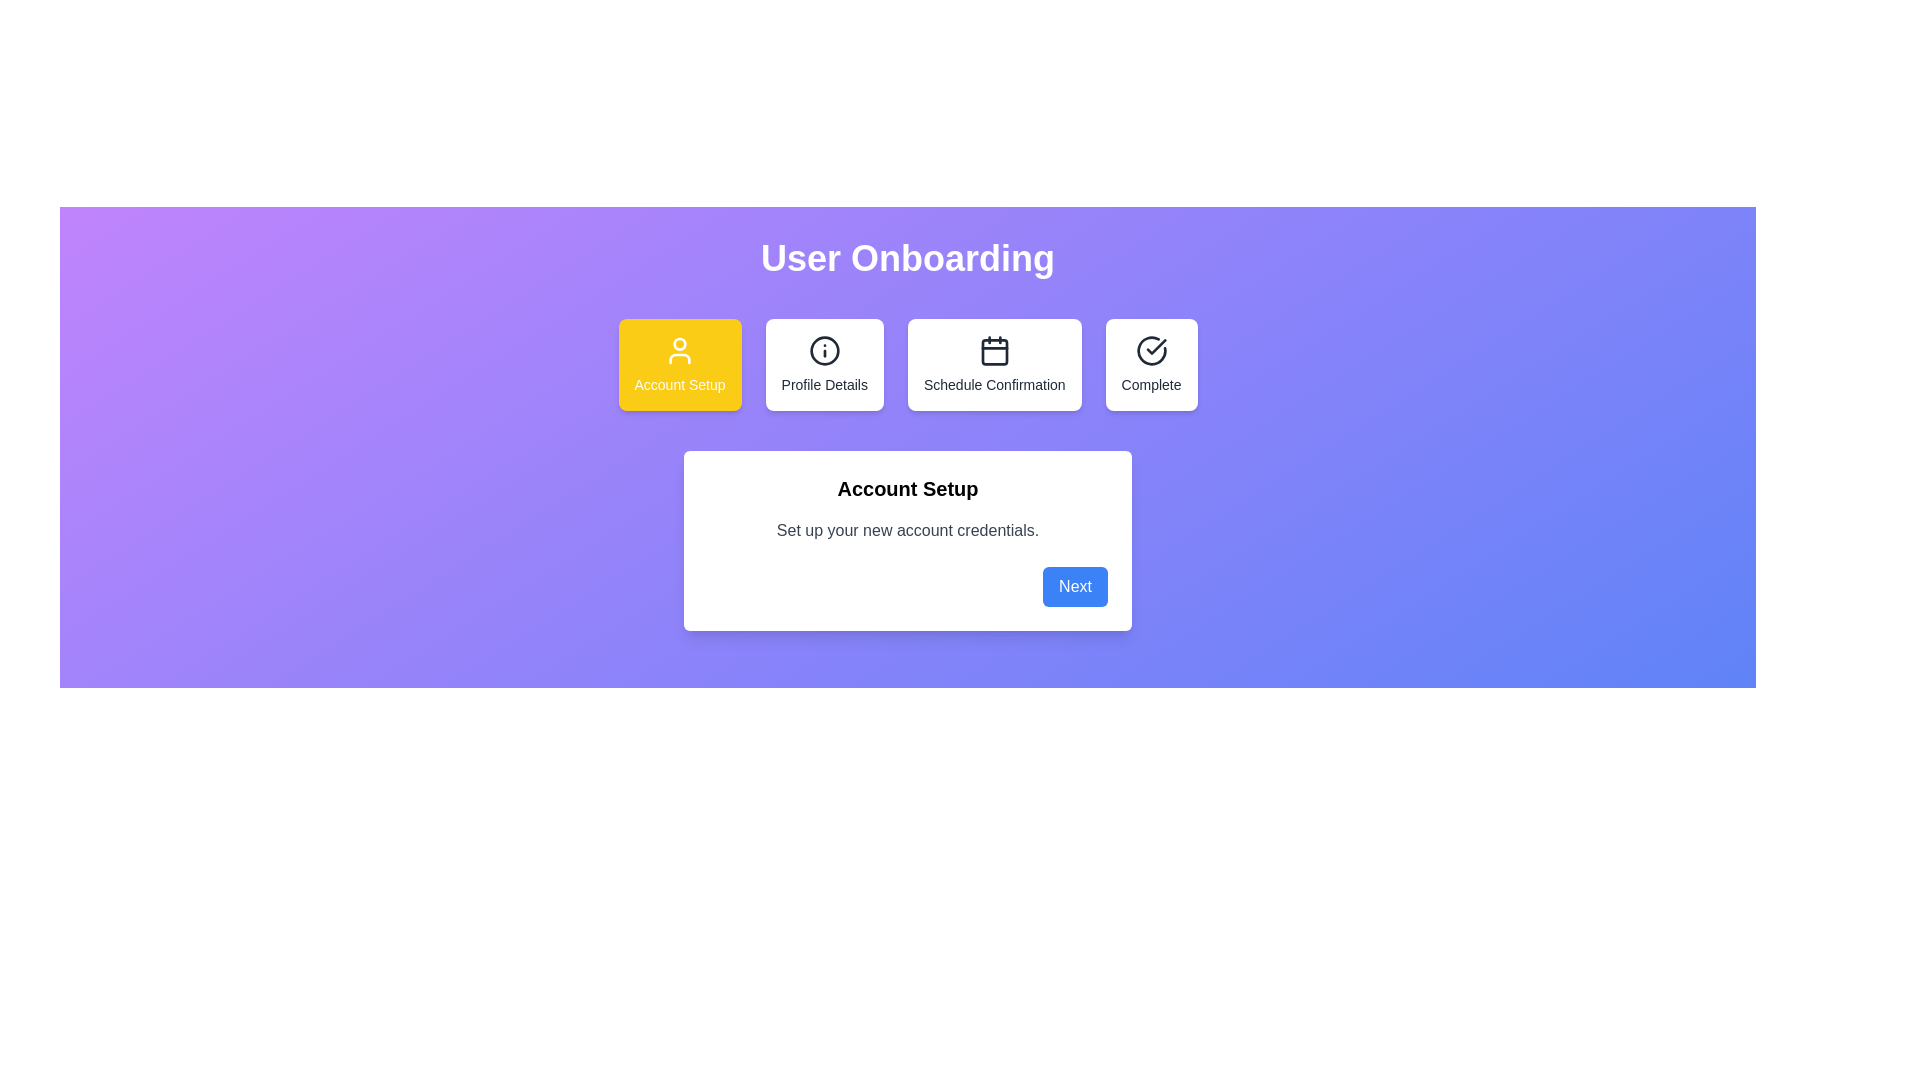 The image size is (1920, 1080). What do you see at coordinates (824, 365) in the screenshot?
I see `the step icon for Profile Details to navigate to that step` at bounding box center [824, 365].